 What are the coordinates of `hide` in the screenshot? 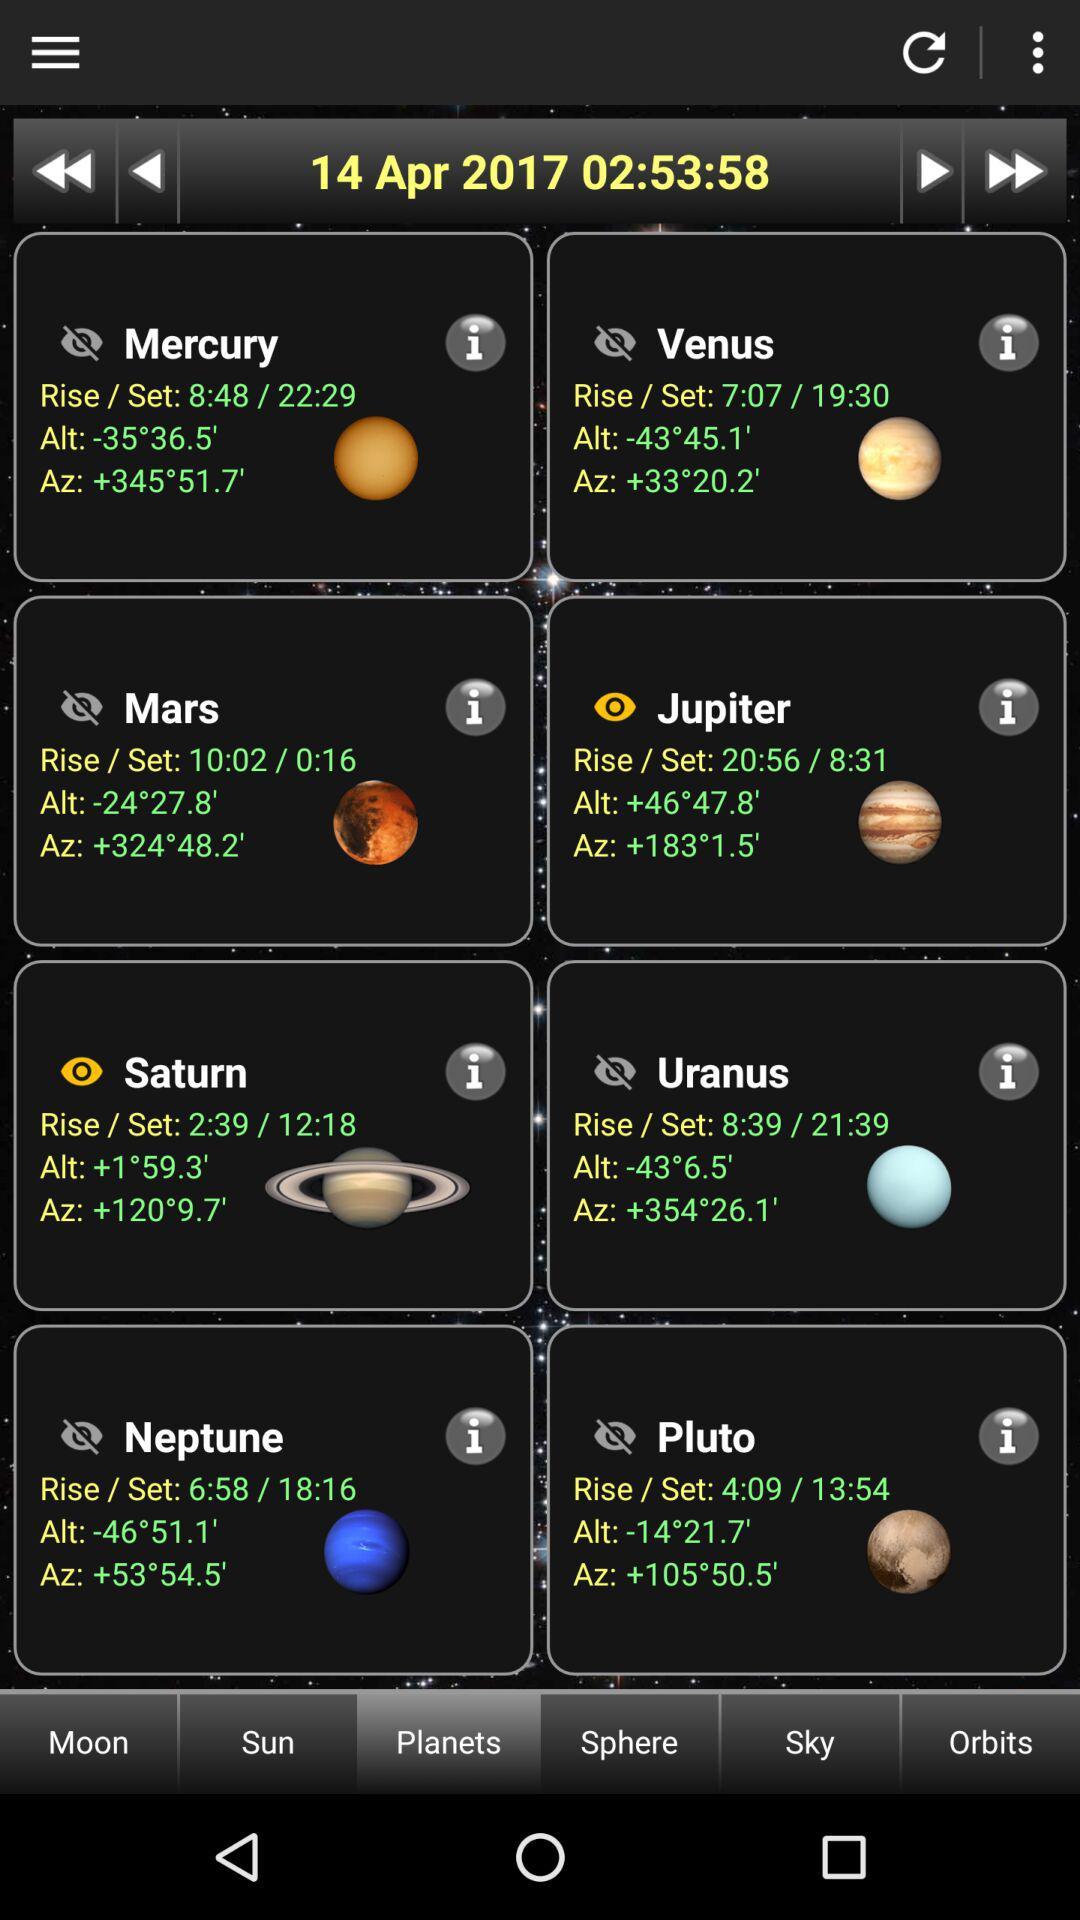 It's located at (80, 342).